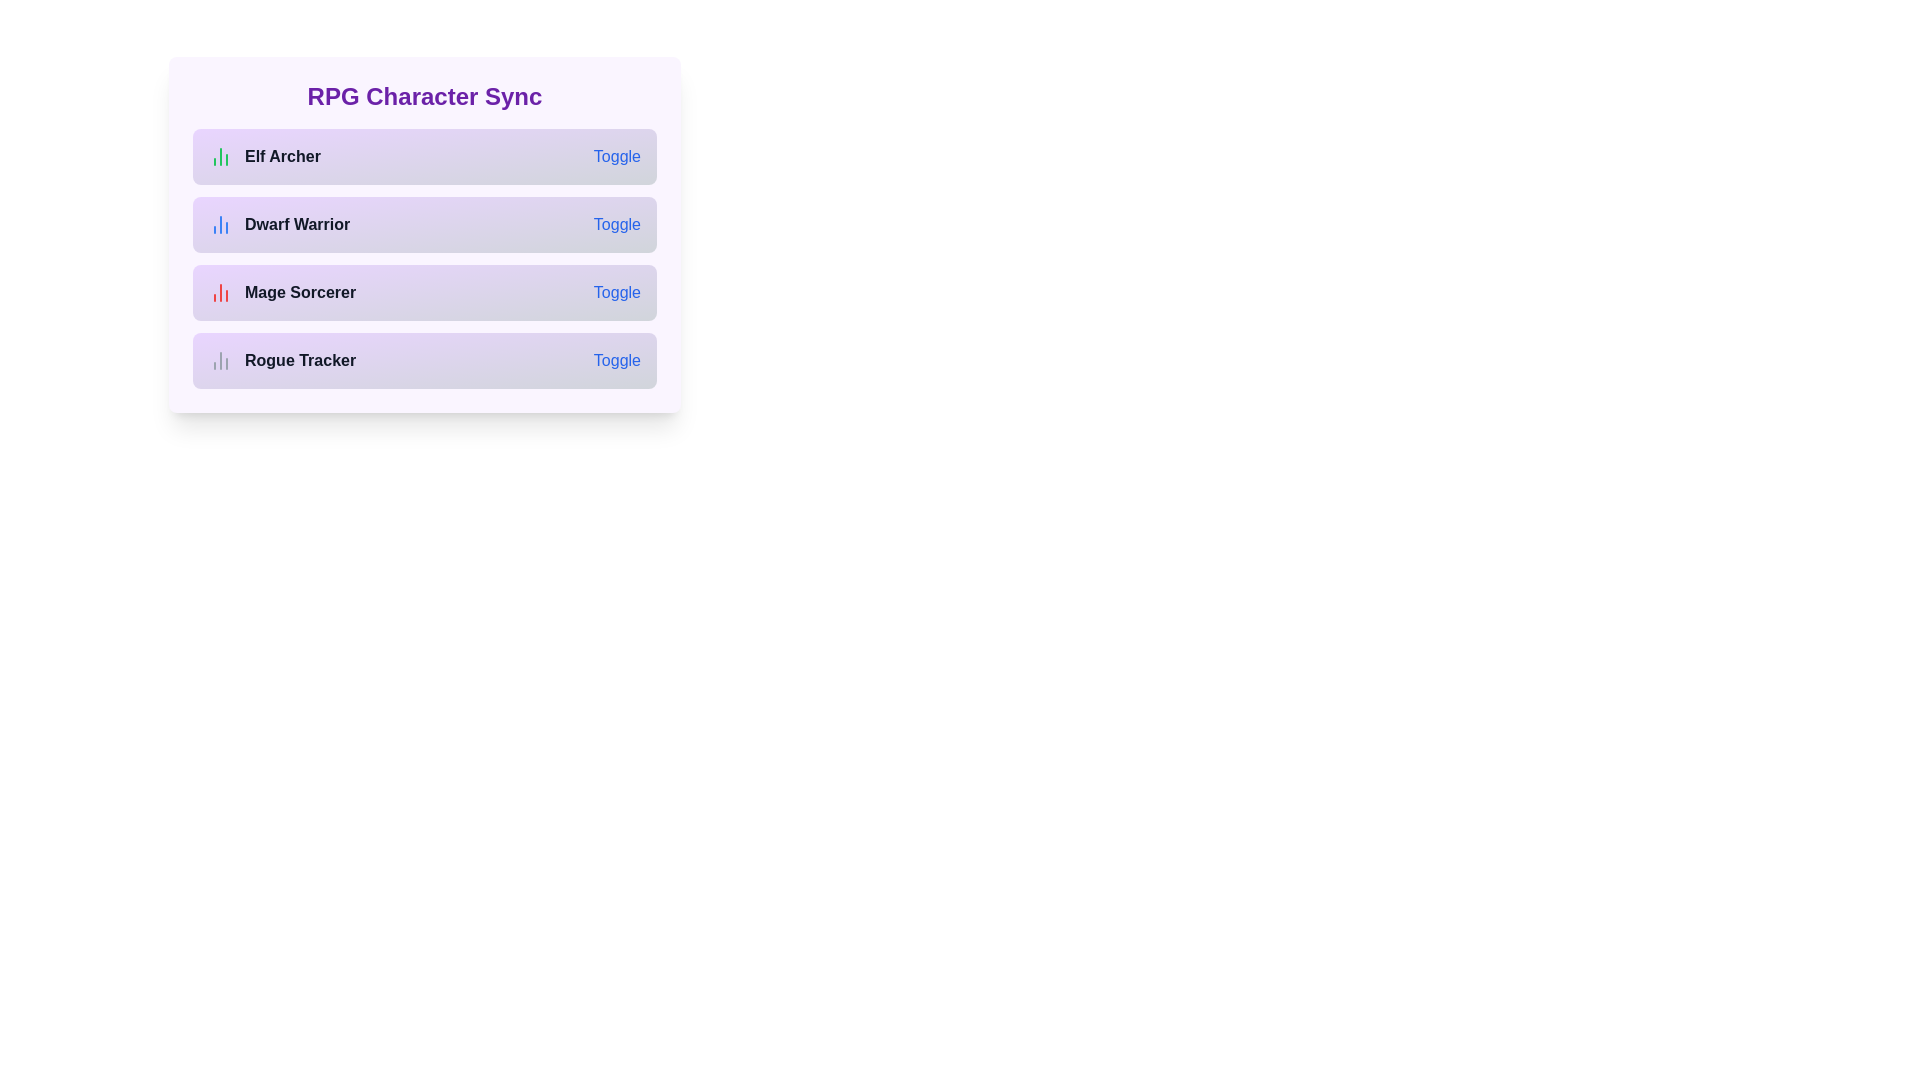 The height and width of the screenshot is (1080, 1920). What do you see at coordinates (220, 293) in the screenshot?
I see `the SVG icon representing a bar chart with red stroke and rounded edges, located at the beginning of the 'Mage Sorcerer' entry in the character list` at bounding box center [220, 293].